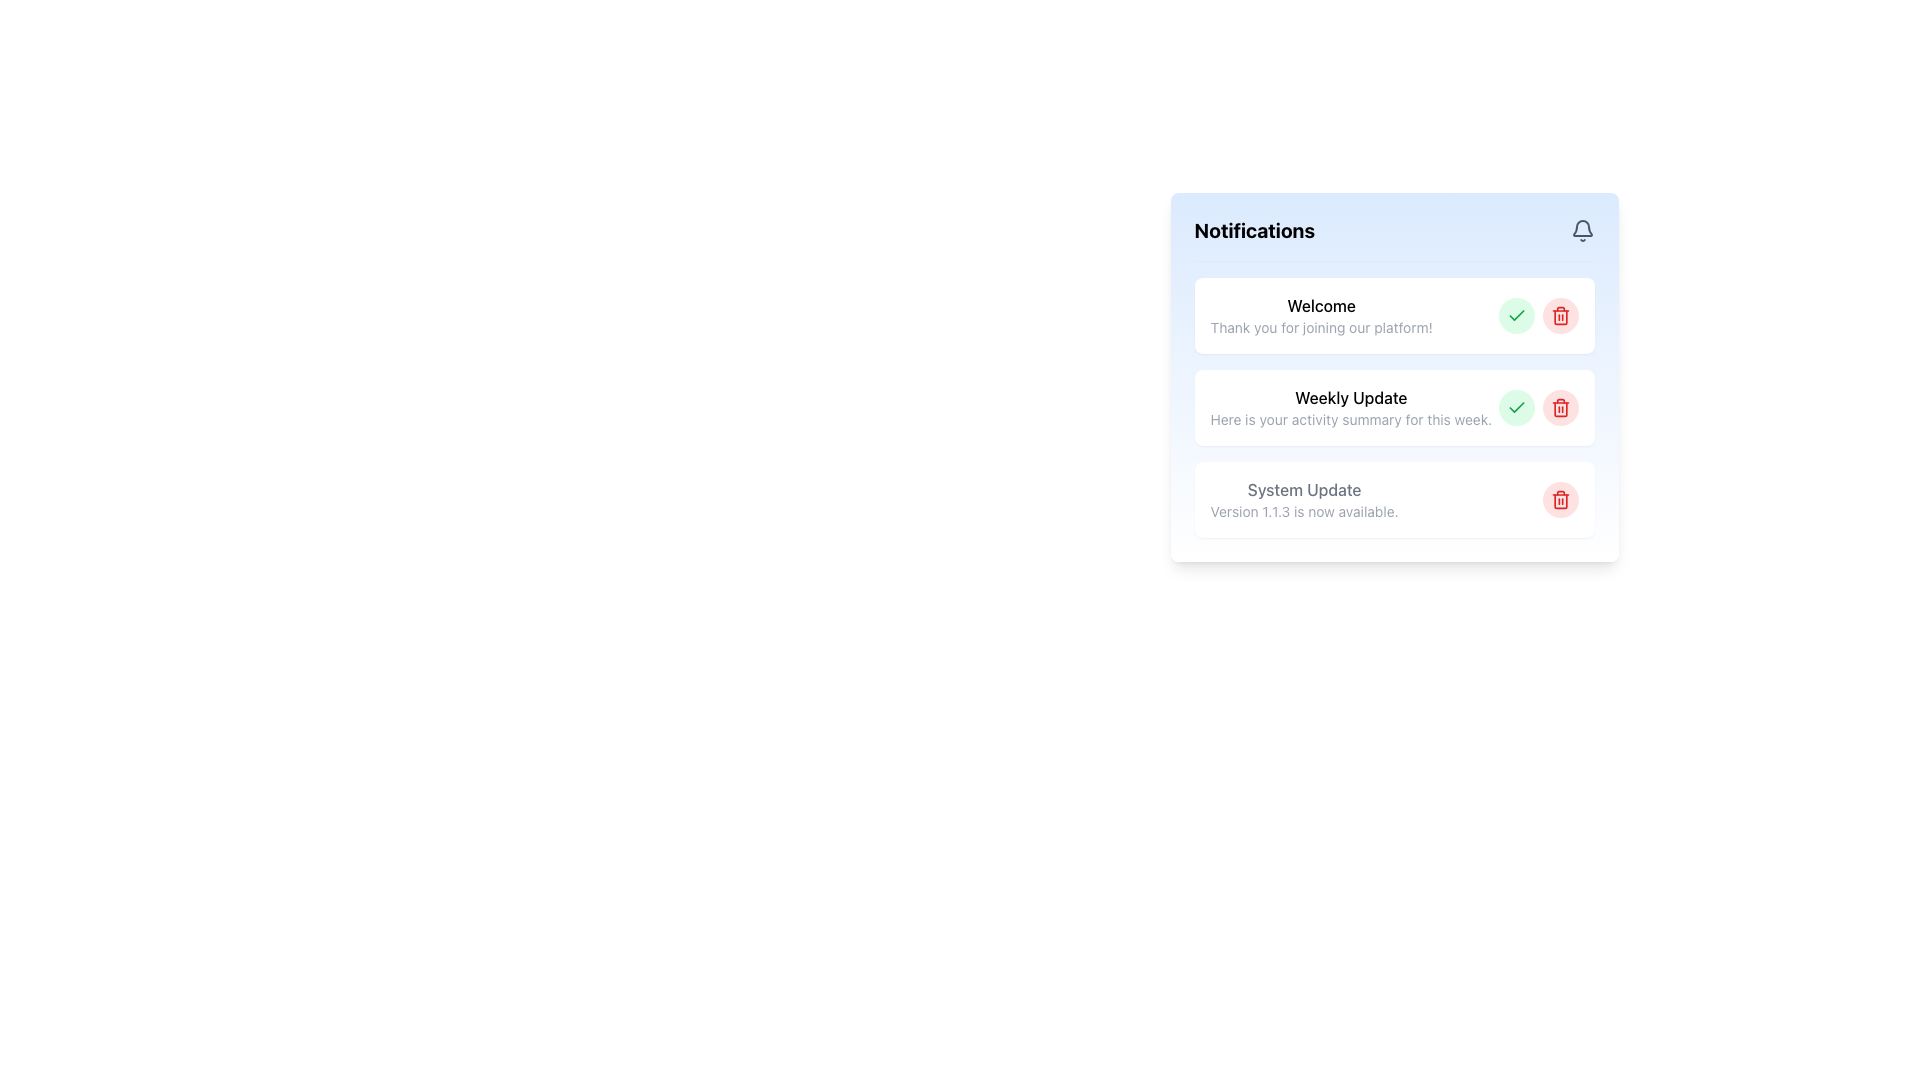  Describe the element at coordinates (1516, 315) in the screenshot. I see `the green checkmark icon located beside the text 'Weekly Update' in the notification section, indicating completion or success` at that location.